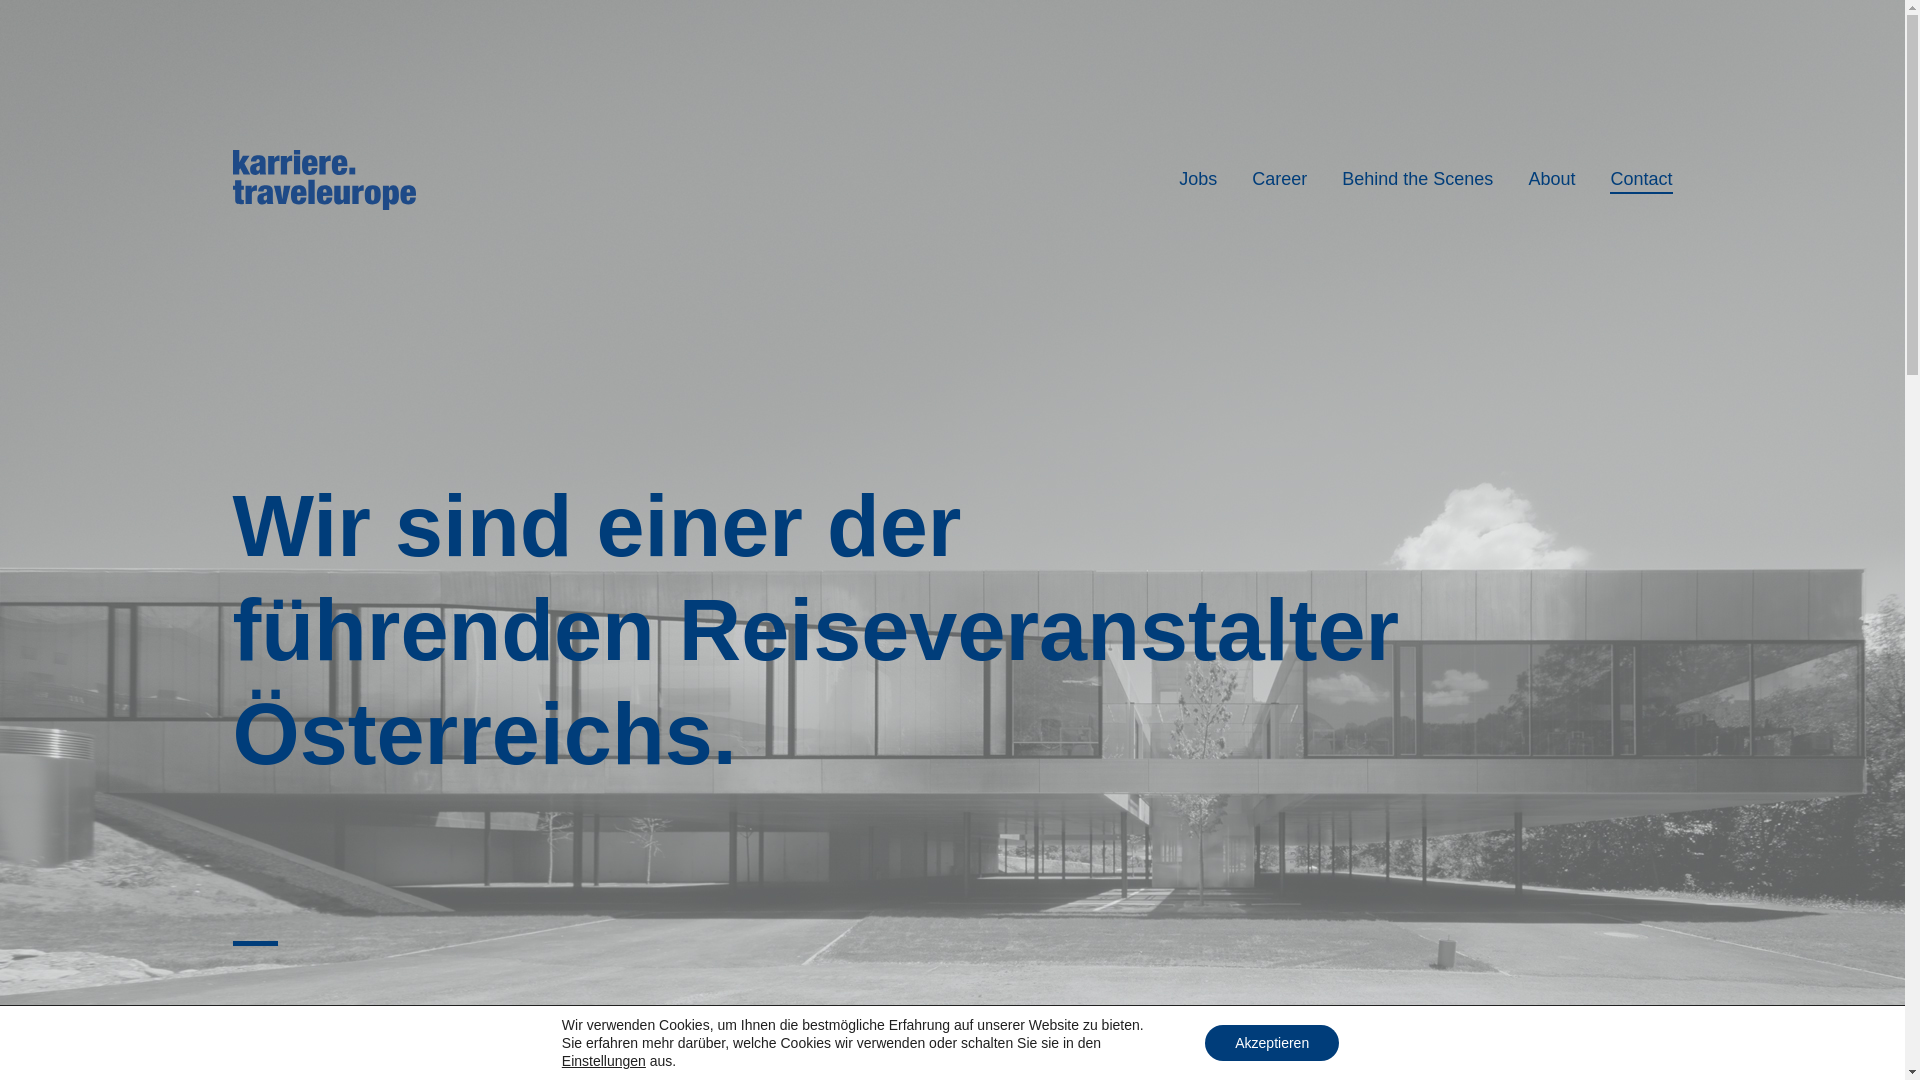 This screenshot has height=1080, width=1920. Describe the element at coordinates (603, 1059) in the screenshot. I see `'Einstellungen'` at that location.